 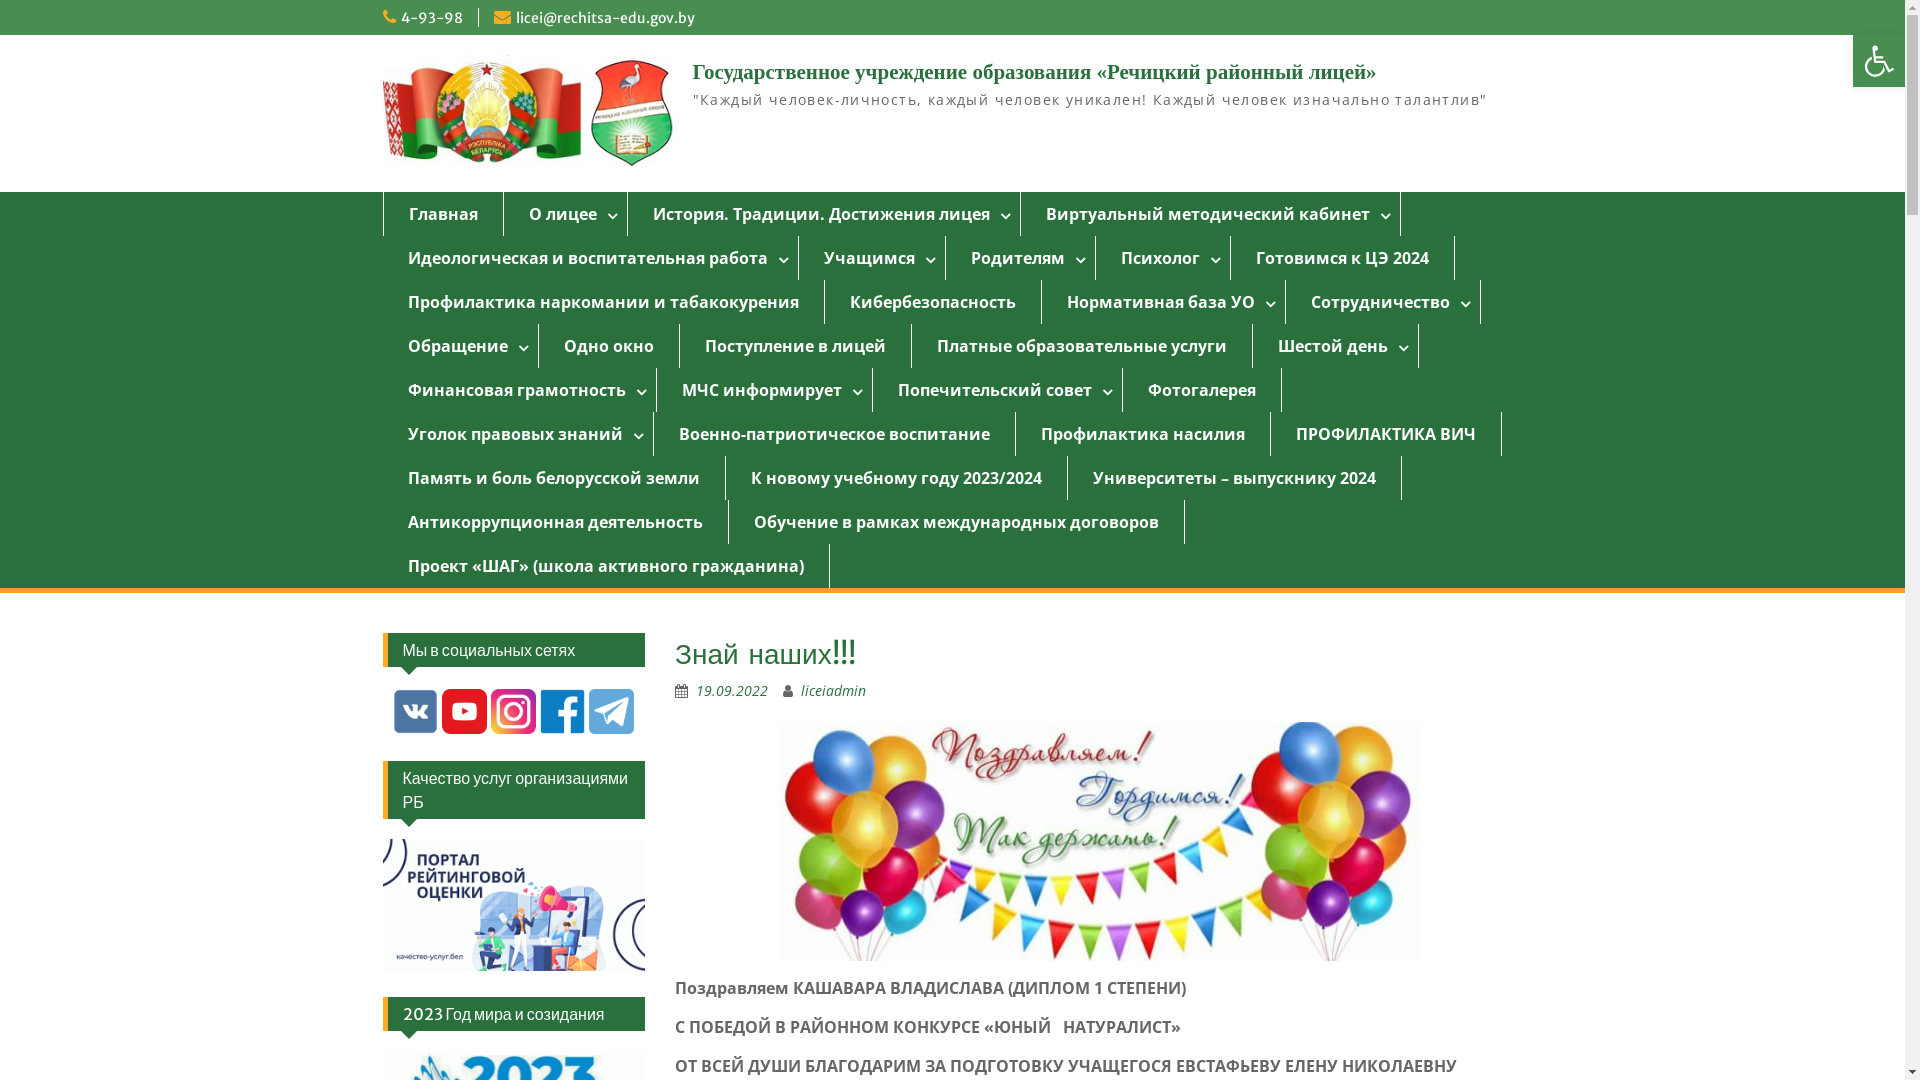 I want to click on '4-93-98', so click(x=430, y=18).